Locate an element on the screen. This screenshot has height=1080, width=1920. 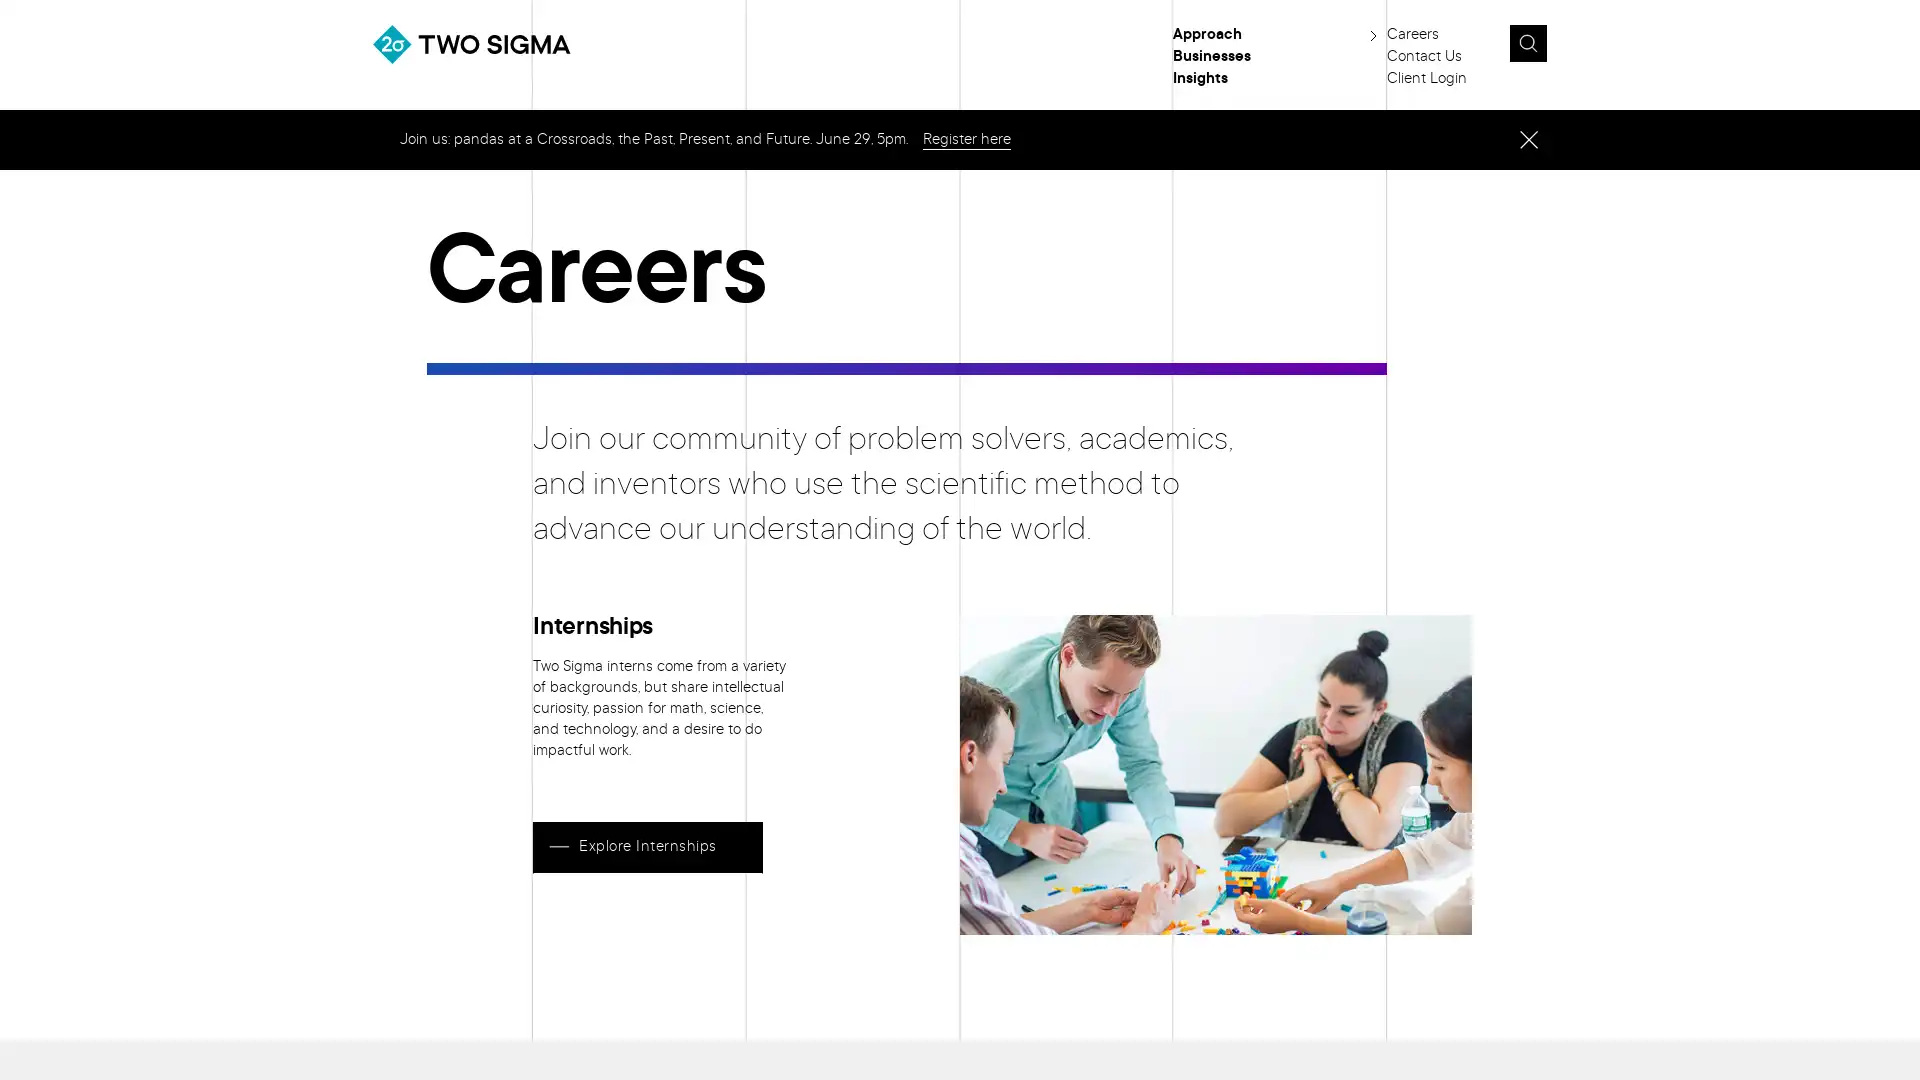
Search is located at coordinates (1526, 43).